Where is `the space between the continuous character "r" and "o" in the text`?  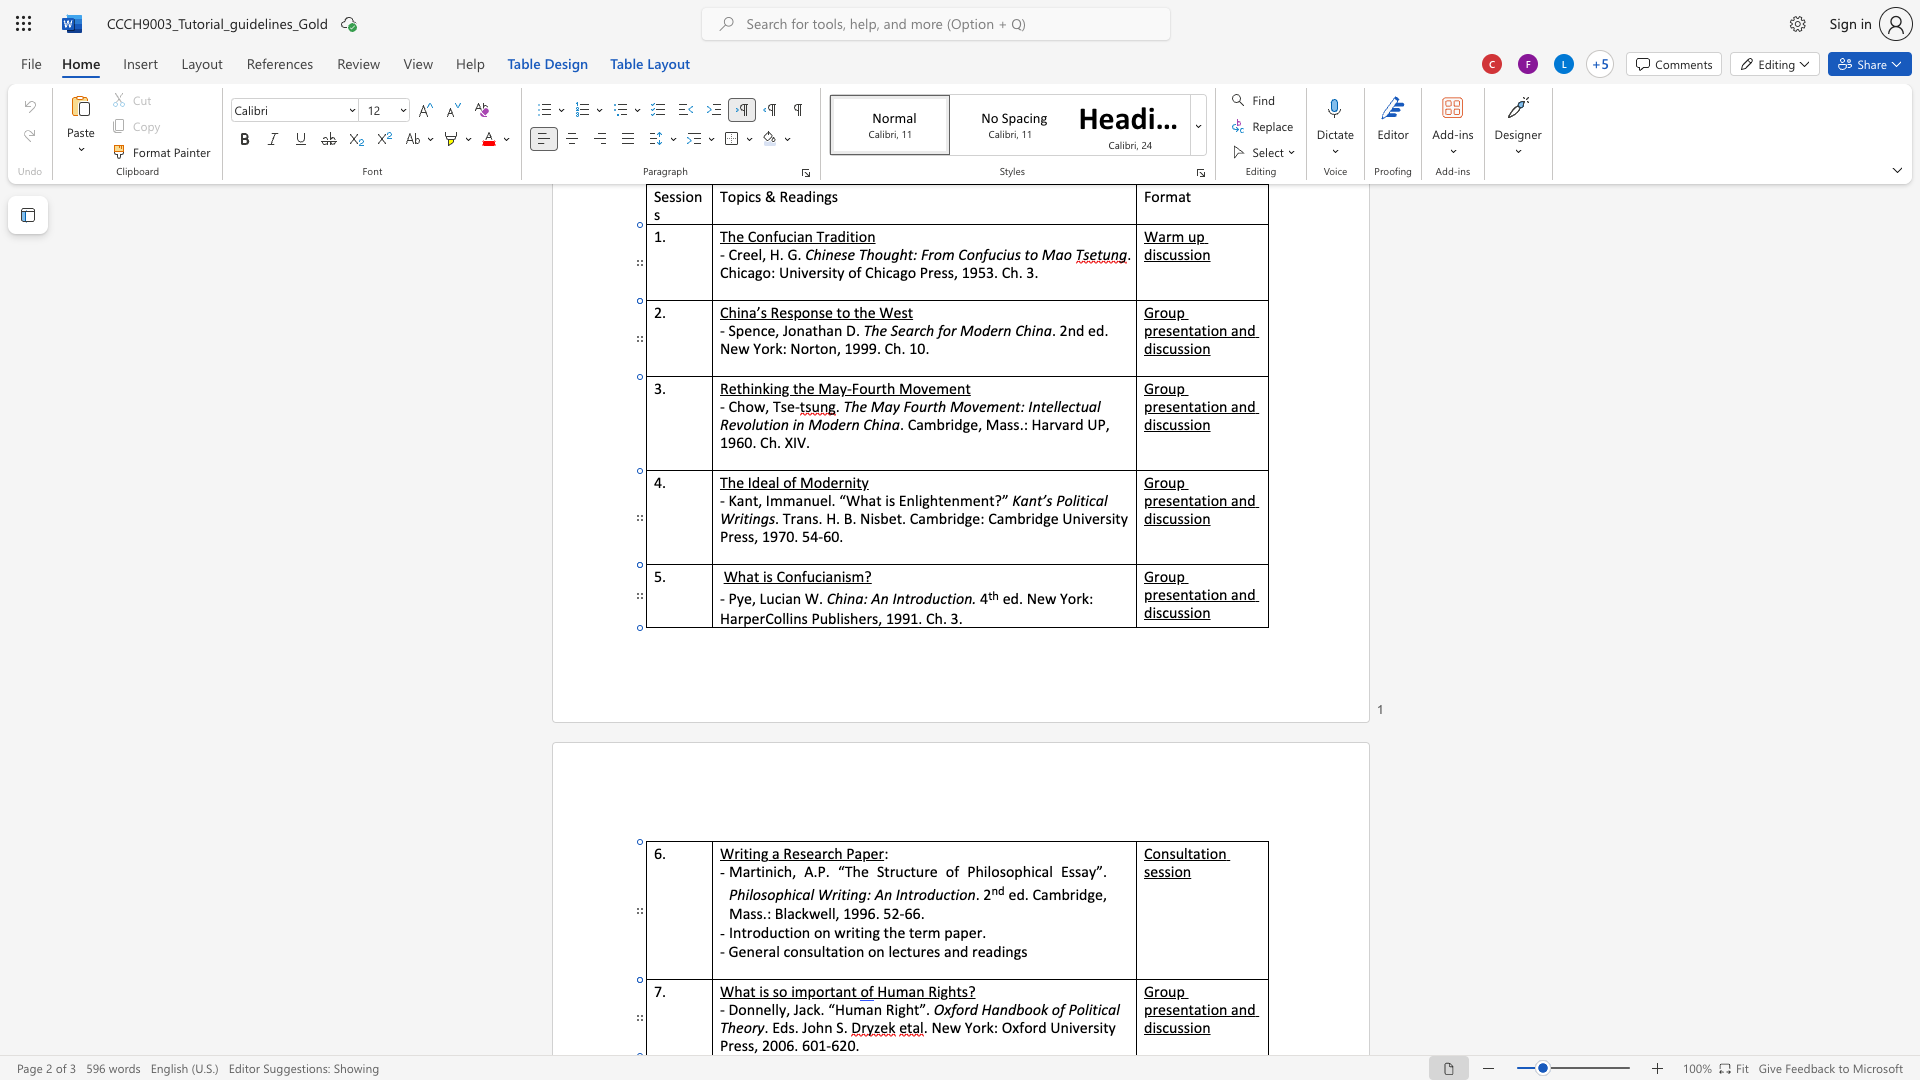
the space between the continuous character "r" and "o" in the text is located at coordinates (1160, 991).